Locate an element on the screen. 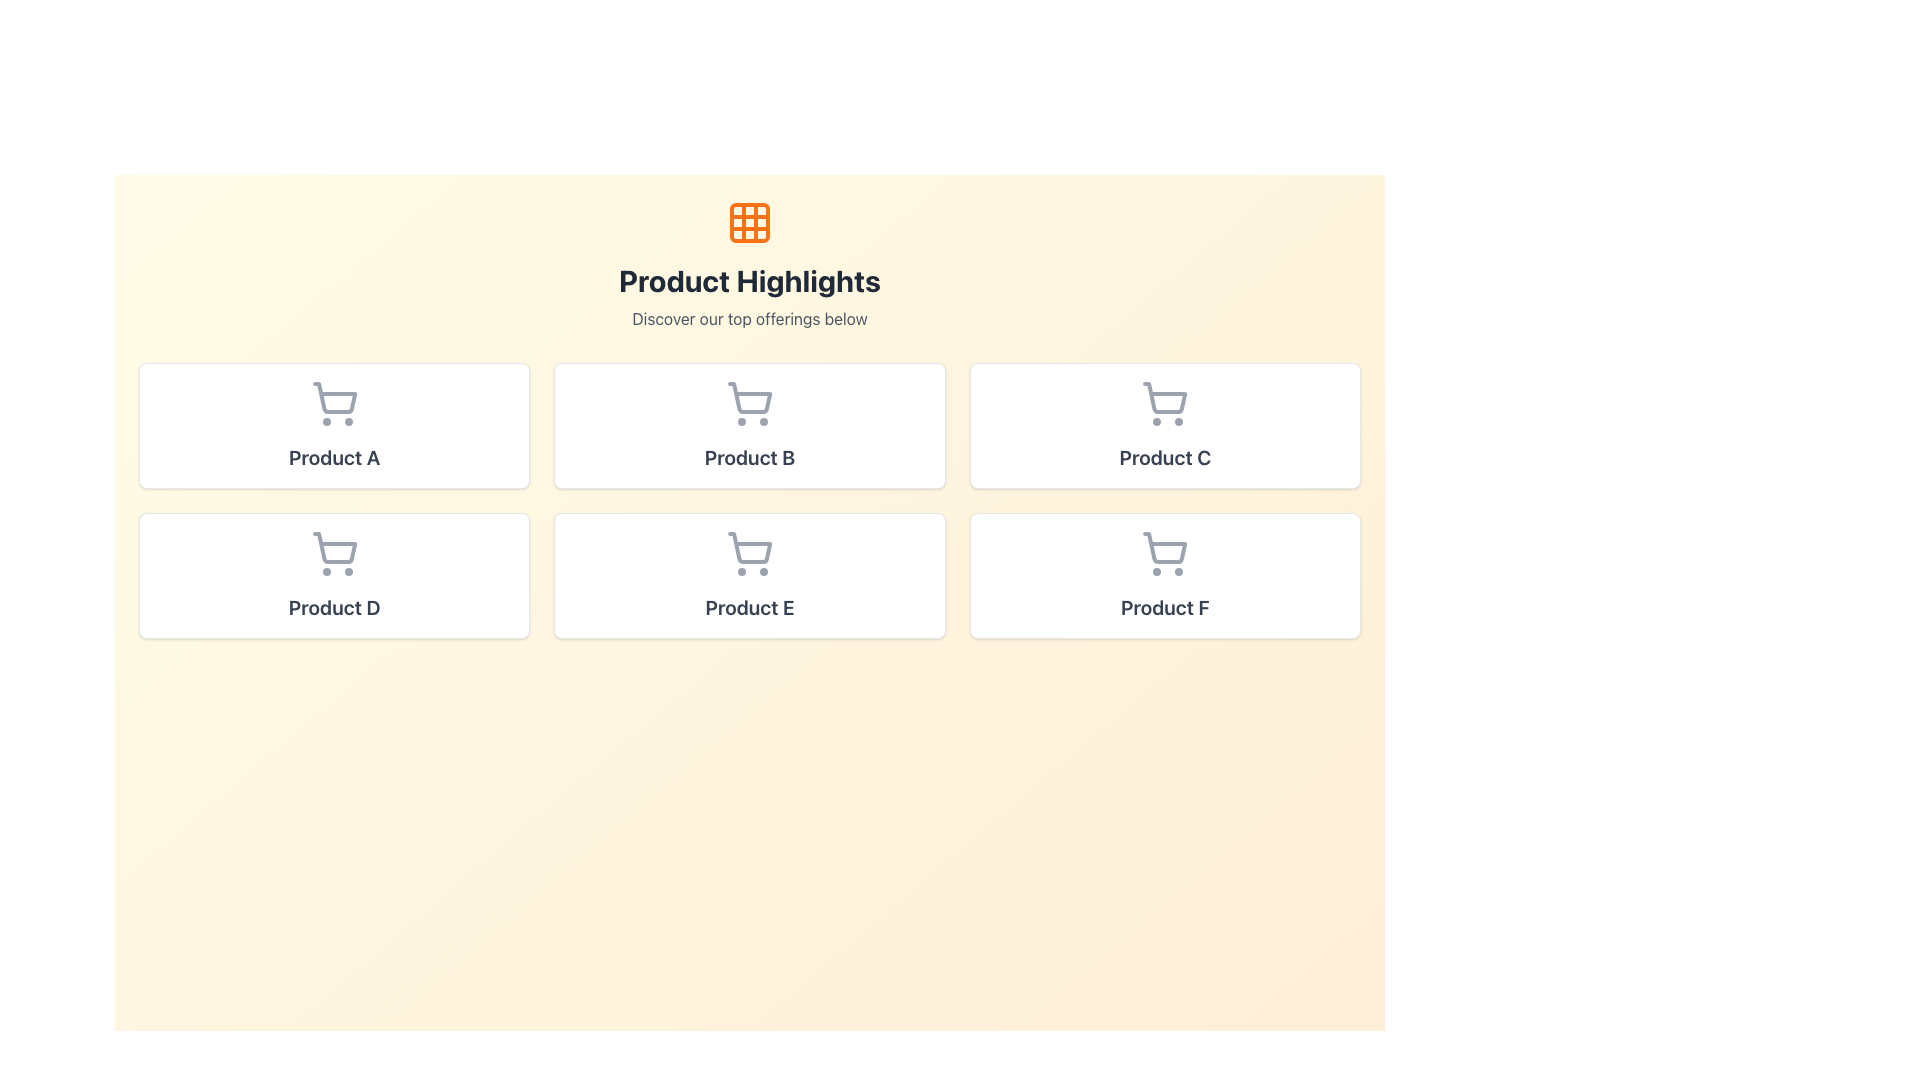 The width and height of the screenshot is (1920, 1080). the 'Product A' card, which is the first item in a grid layout of six cards, located at the top left is located at coordinates (334, 424).